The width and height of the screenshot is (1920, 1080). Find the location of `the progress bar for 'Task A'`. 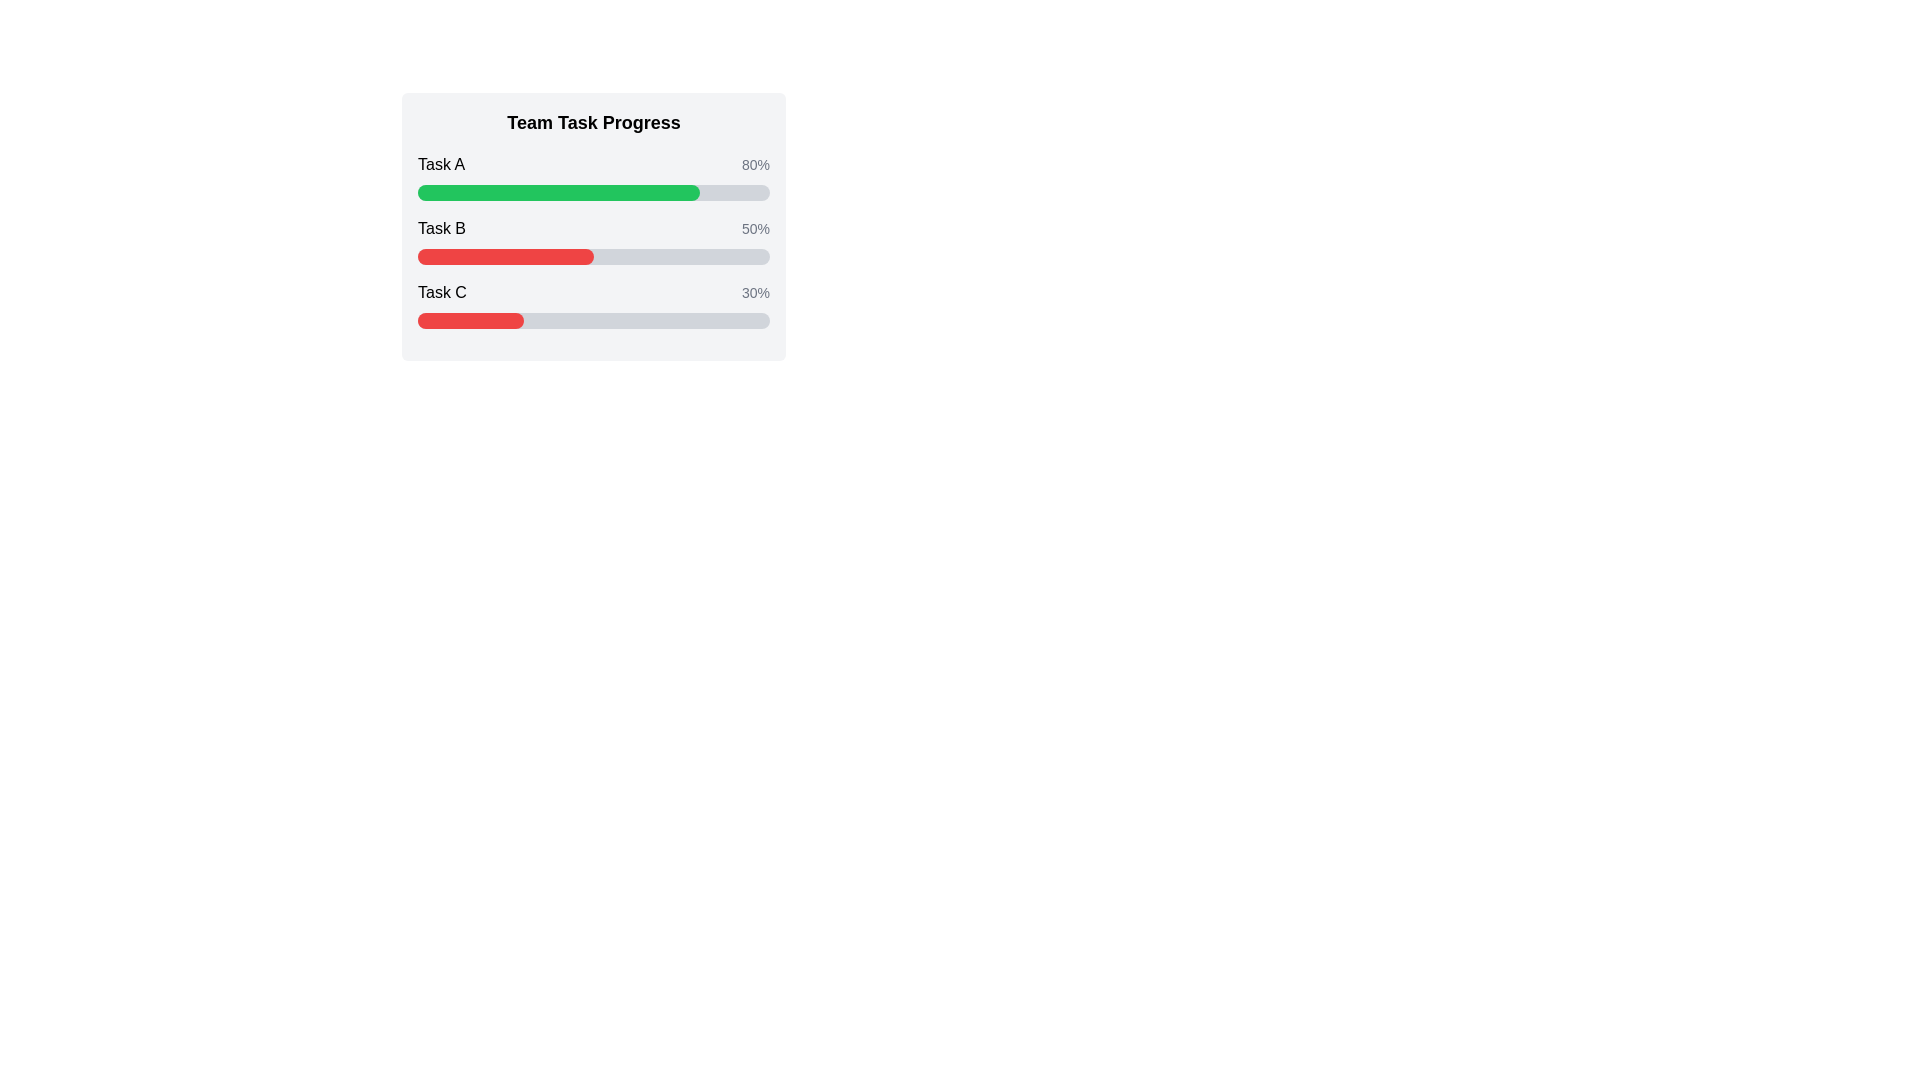

the progress bar for 'Task A' is located at coordinates (593, 192).